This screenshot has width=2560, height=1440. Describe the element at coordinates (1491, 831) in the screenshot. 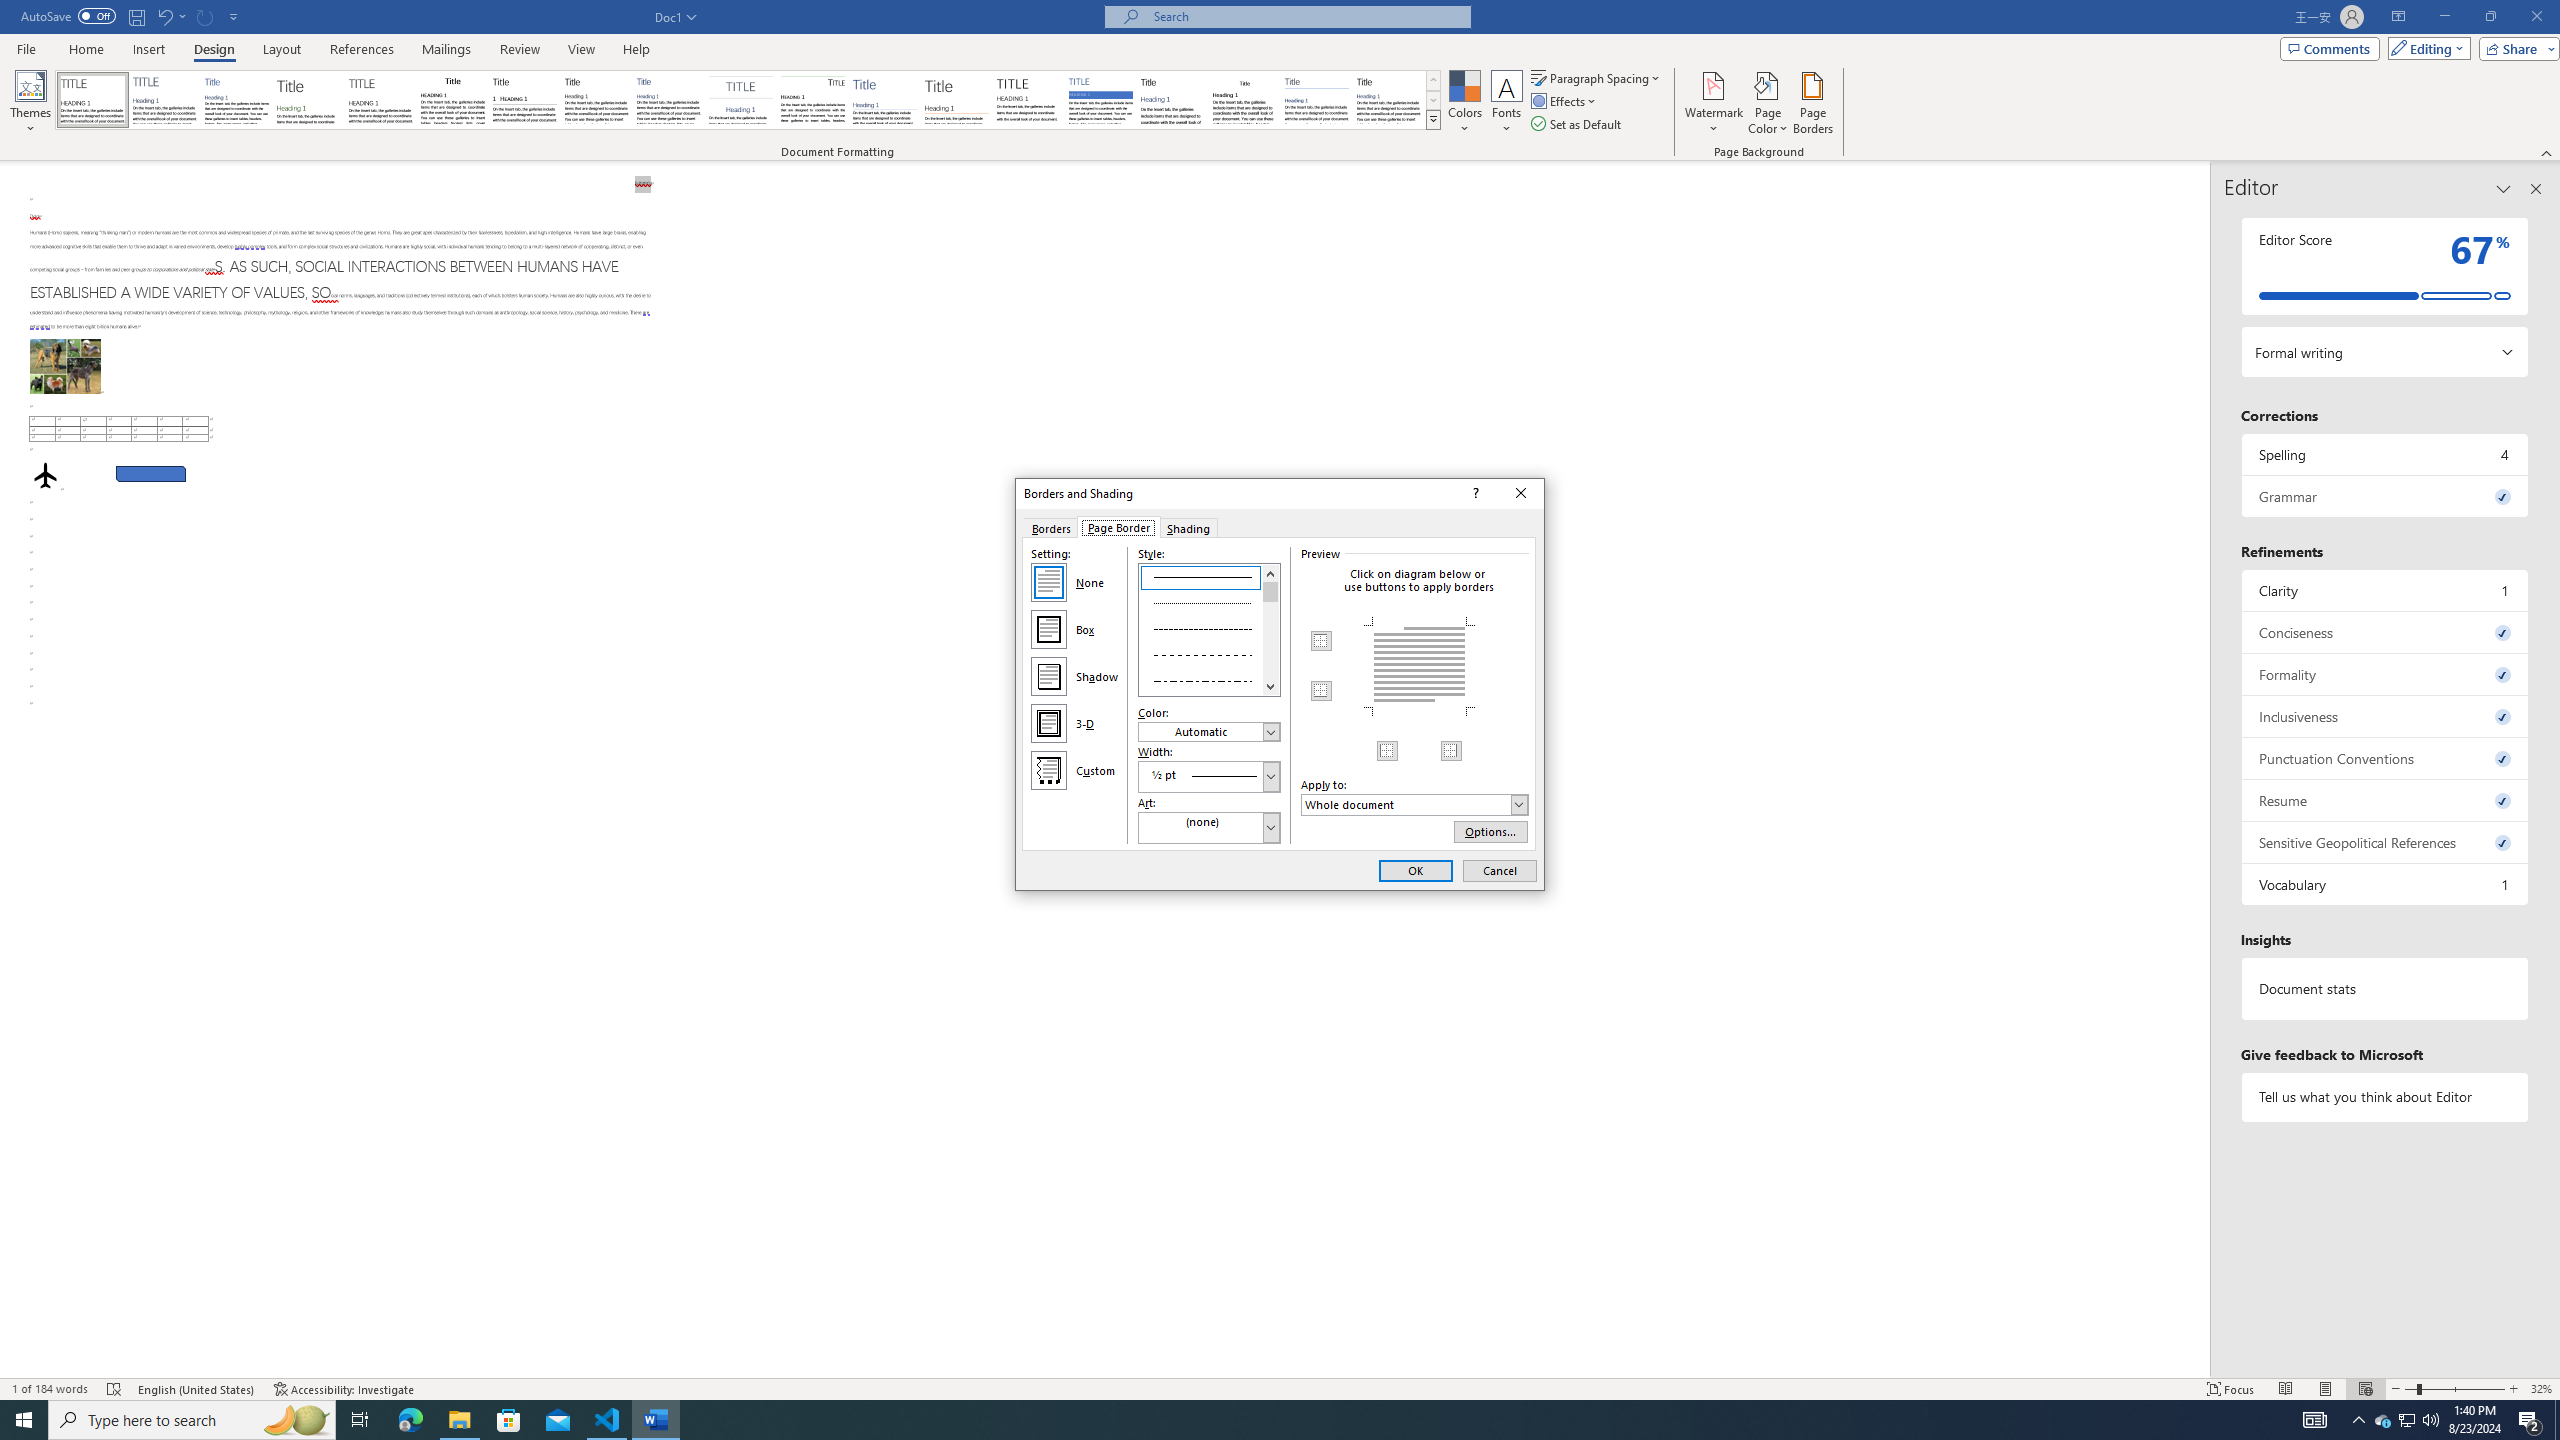

I see `'Options...'` at that location.